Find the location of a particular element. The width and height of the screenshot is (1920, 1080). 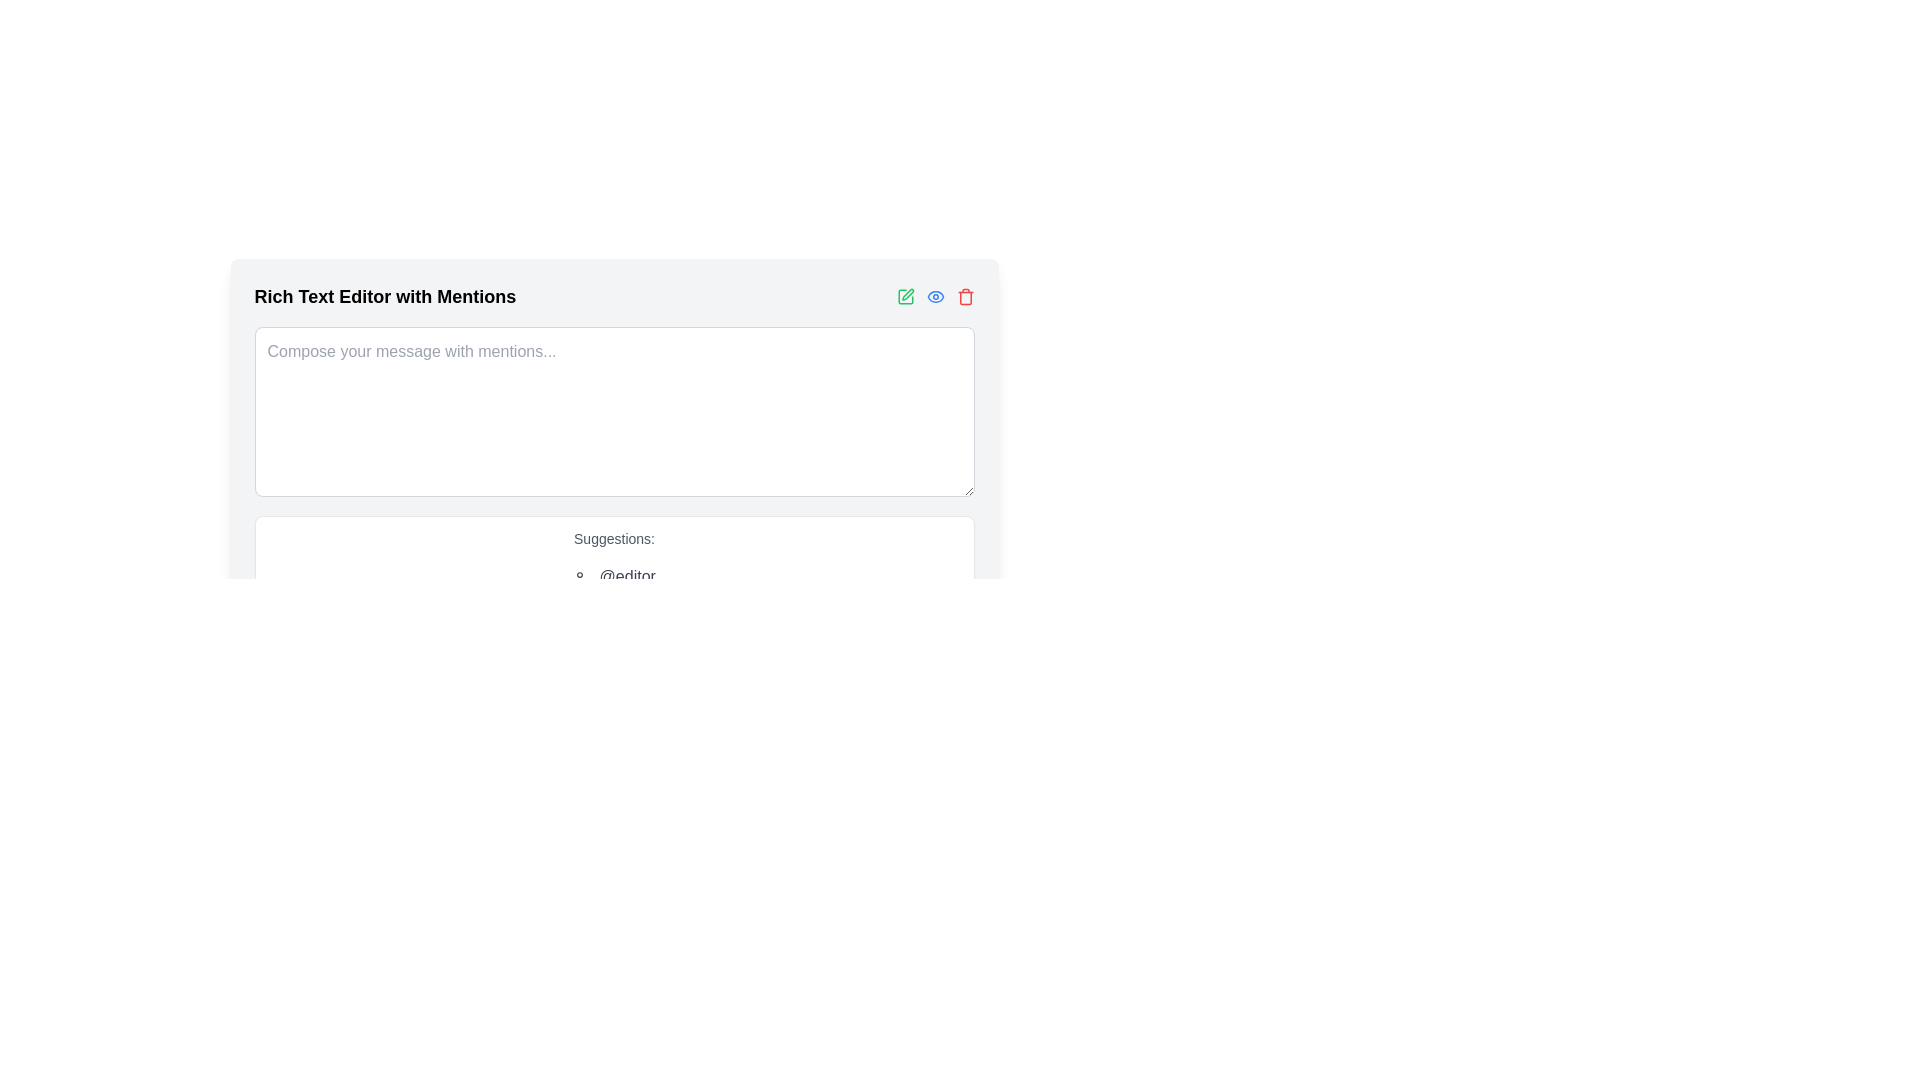

the pen icon located in the top-right corner of the interface is located at coordinates (906, 294).